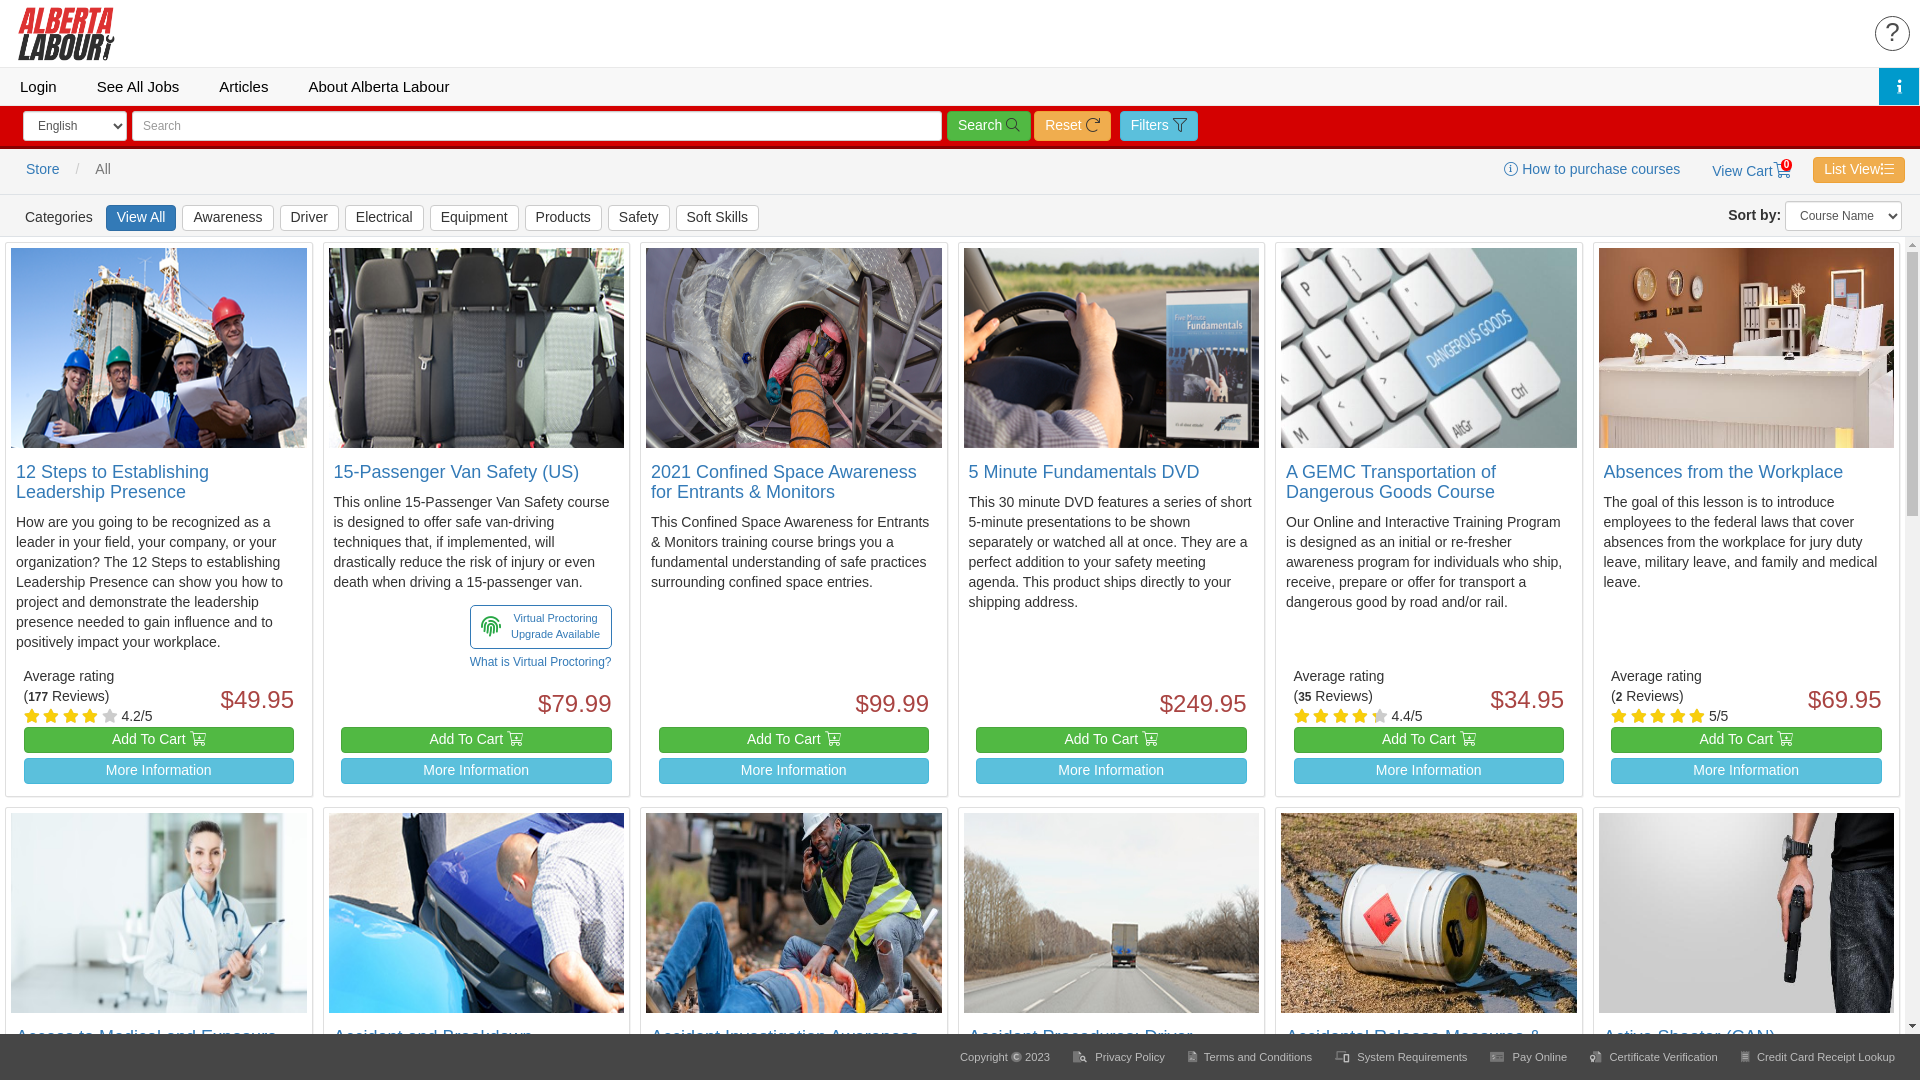 The image size is (1920, 1080). What do you see at coordinates (1722, 471) in the screenshot?
I see `'Absences from the Workplace'` at bounding box center [1722, 471].